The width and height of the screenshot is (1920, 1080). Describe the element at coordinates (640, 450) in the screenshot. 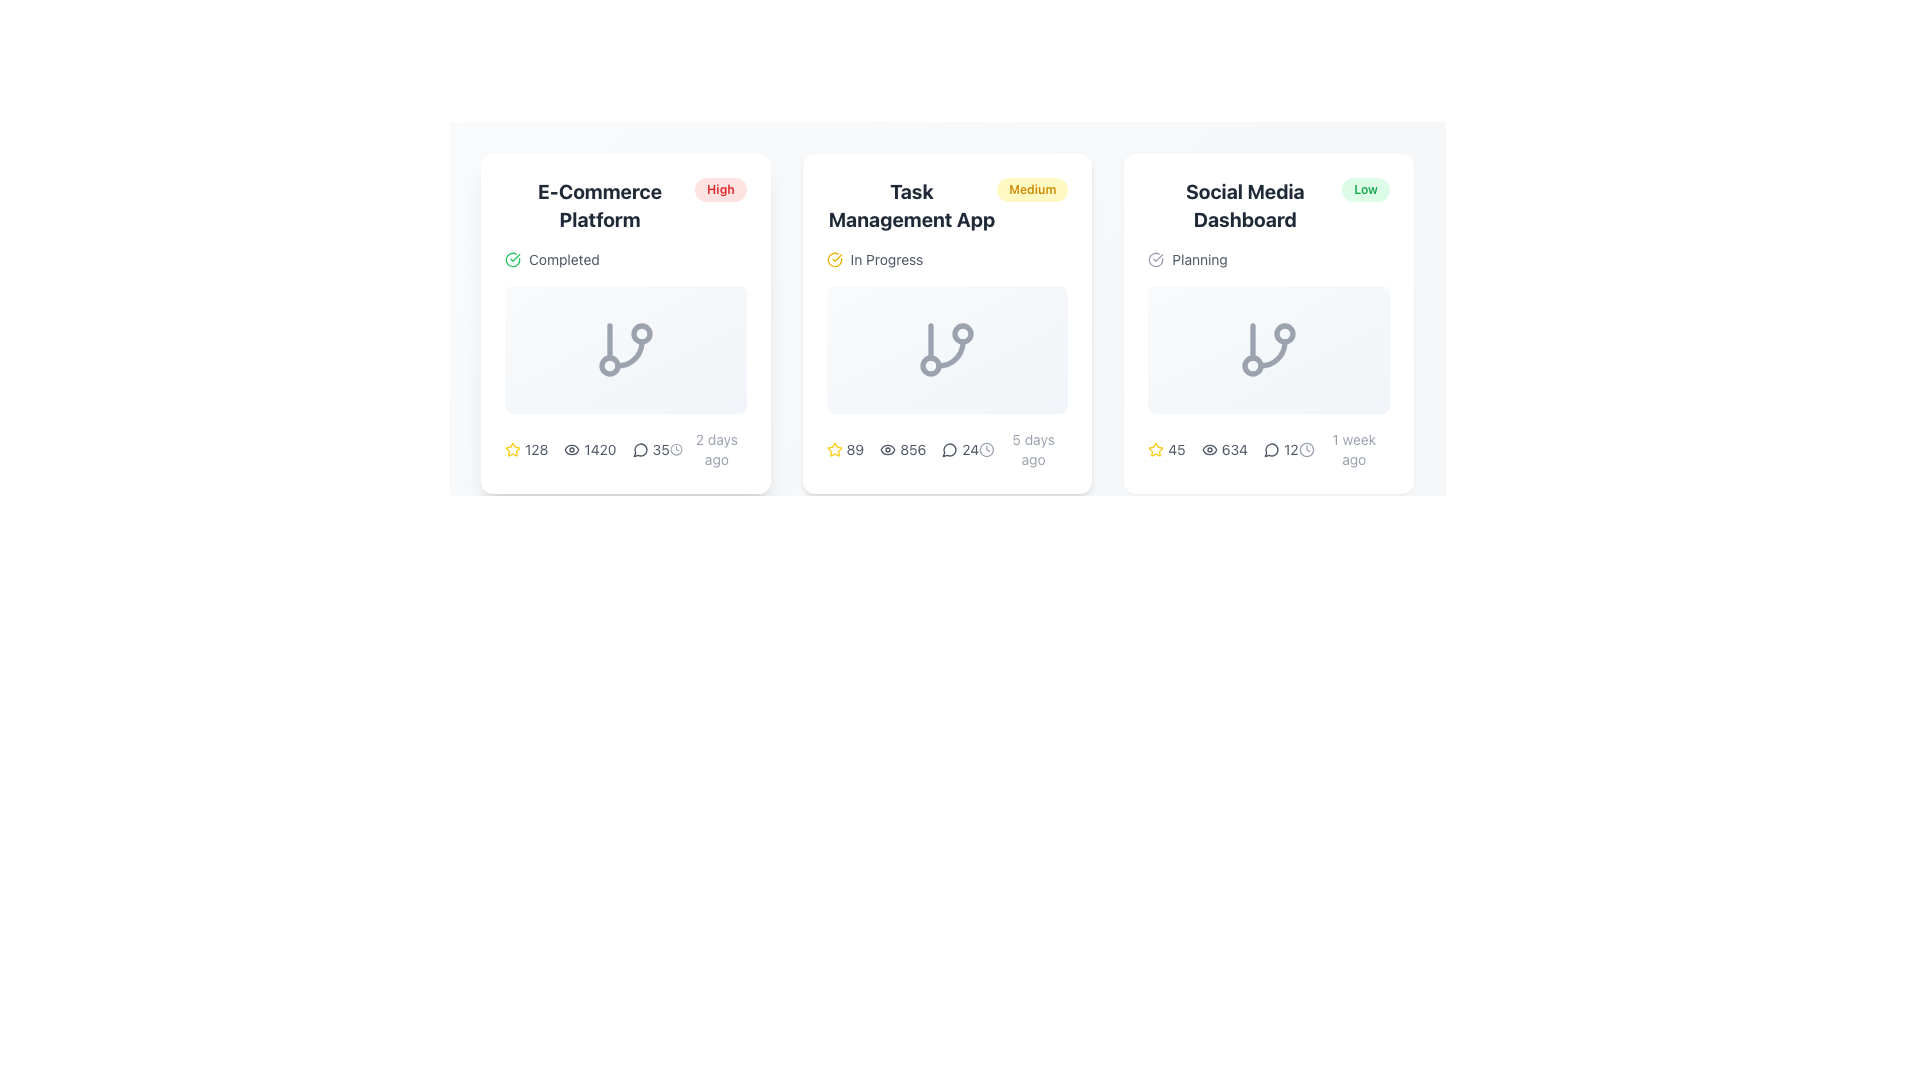

I see `the comment icon that indicates the number of comments (35) located below the title 'E-Commerce Platform' in the first card of the interface` at that location.